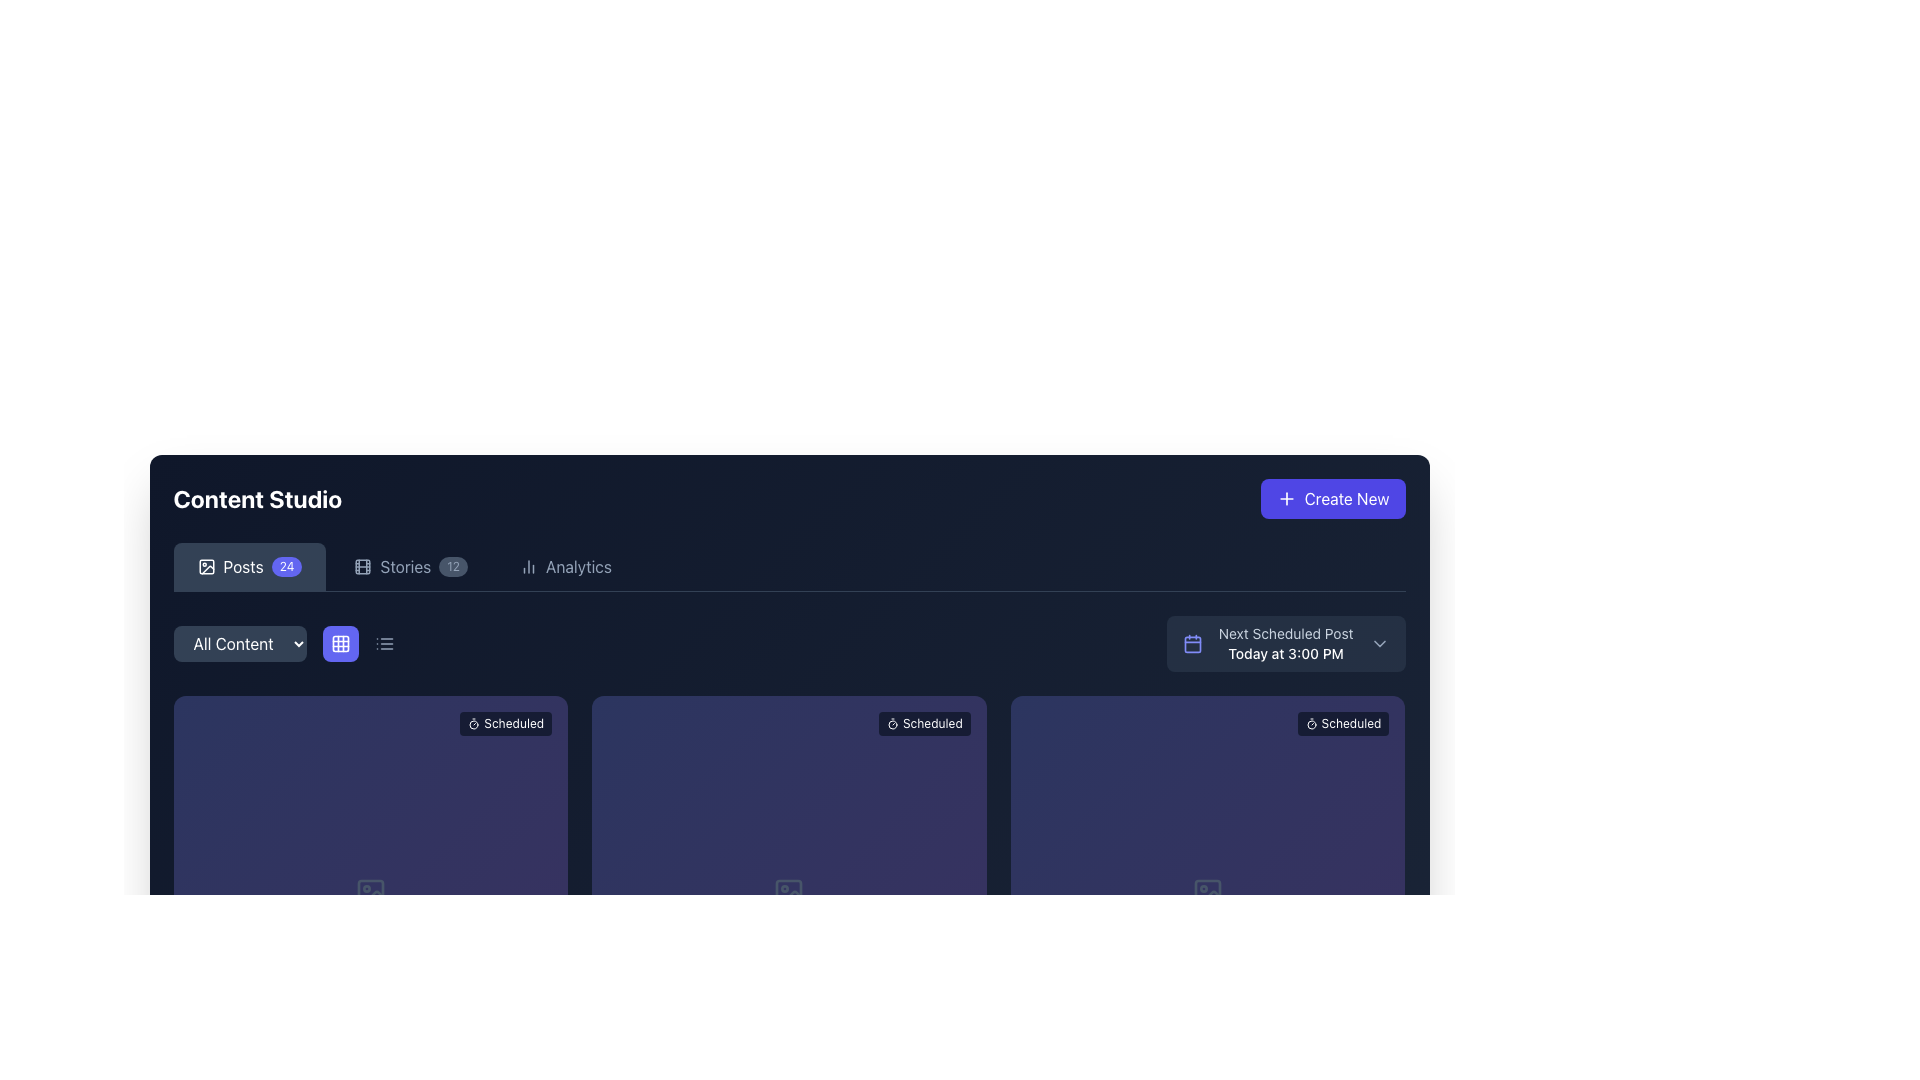 Image resolution: width=1920 pixels, height=1080 pixels. Describe the element at coordinates (528, 567) in the screenshot. I see `the first icon in the 'Analytics' button group located in the header navigation bar` at that location.